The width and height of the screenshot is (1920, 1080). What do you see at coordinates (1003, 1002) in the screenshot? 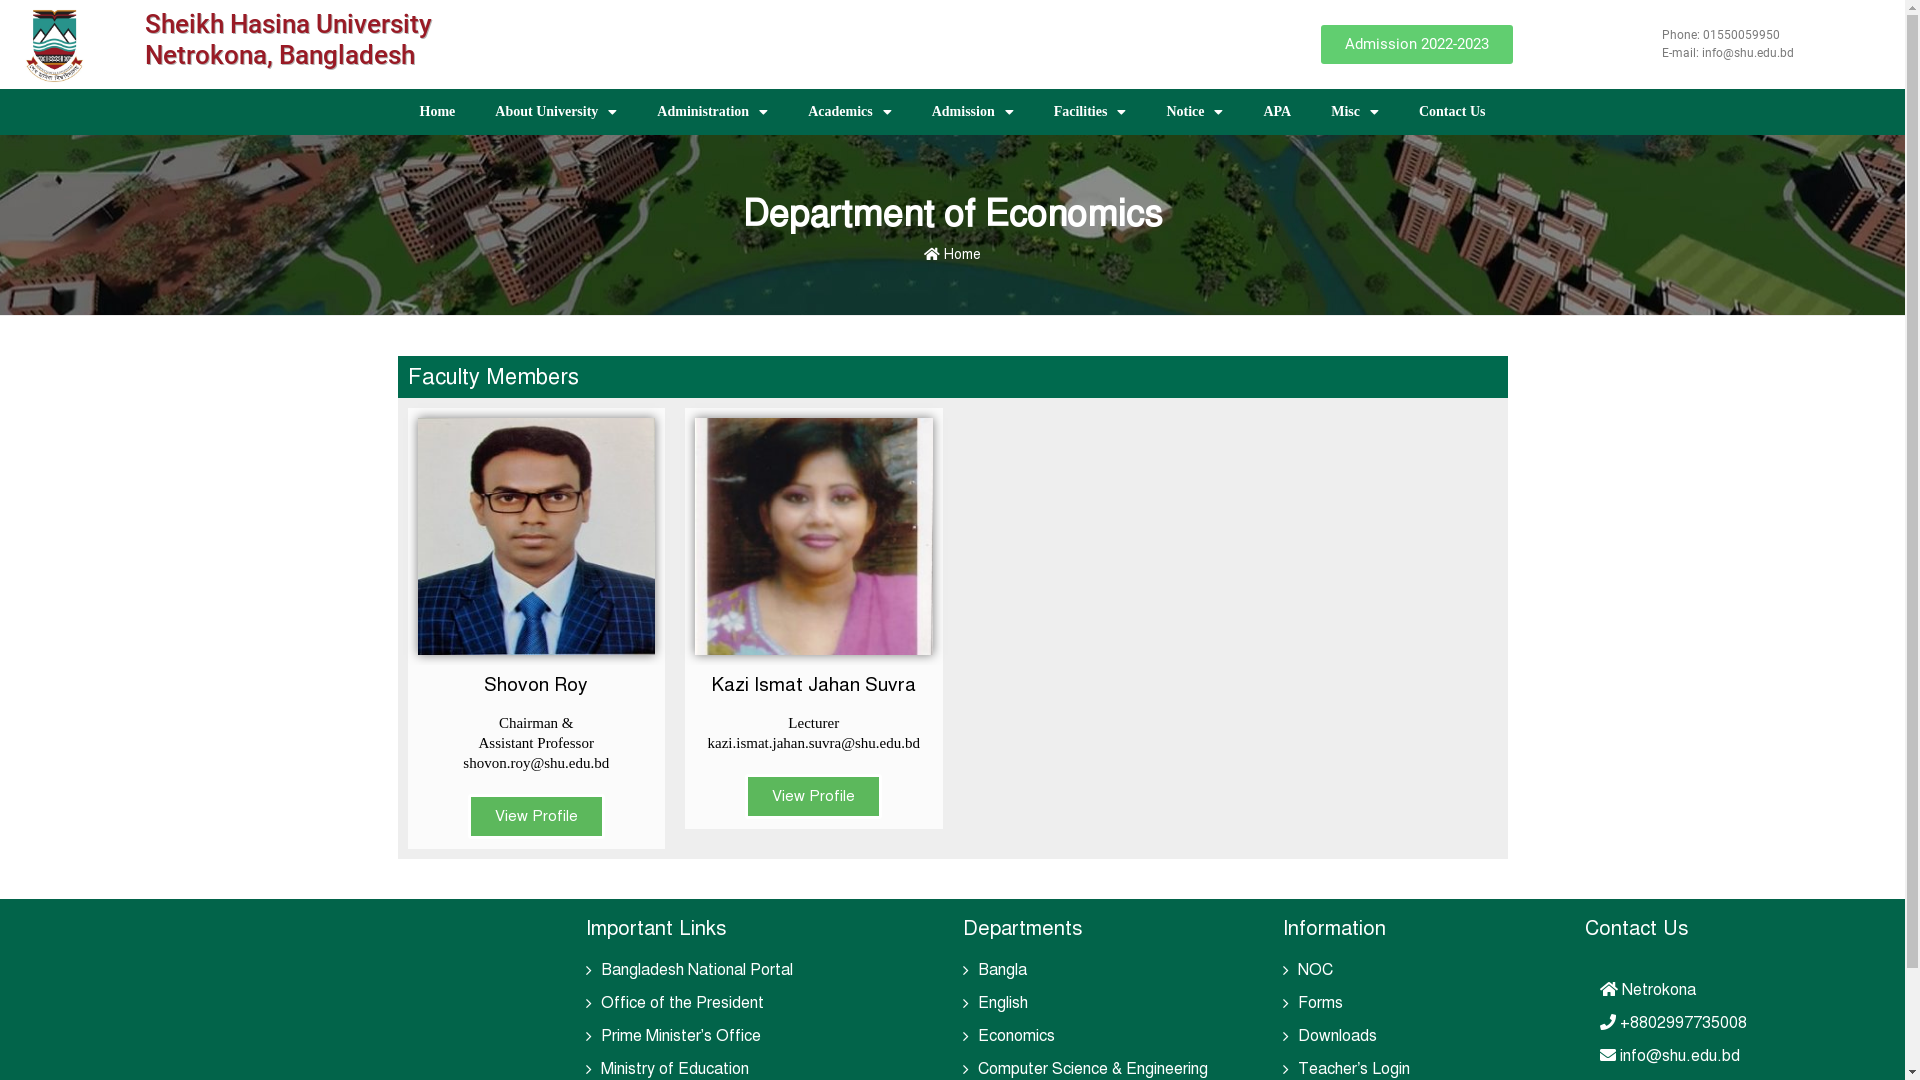
I see `'English'` at bounding box center [1003, 1002].